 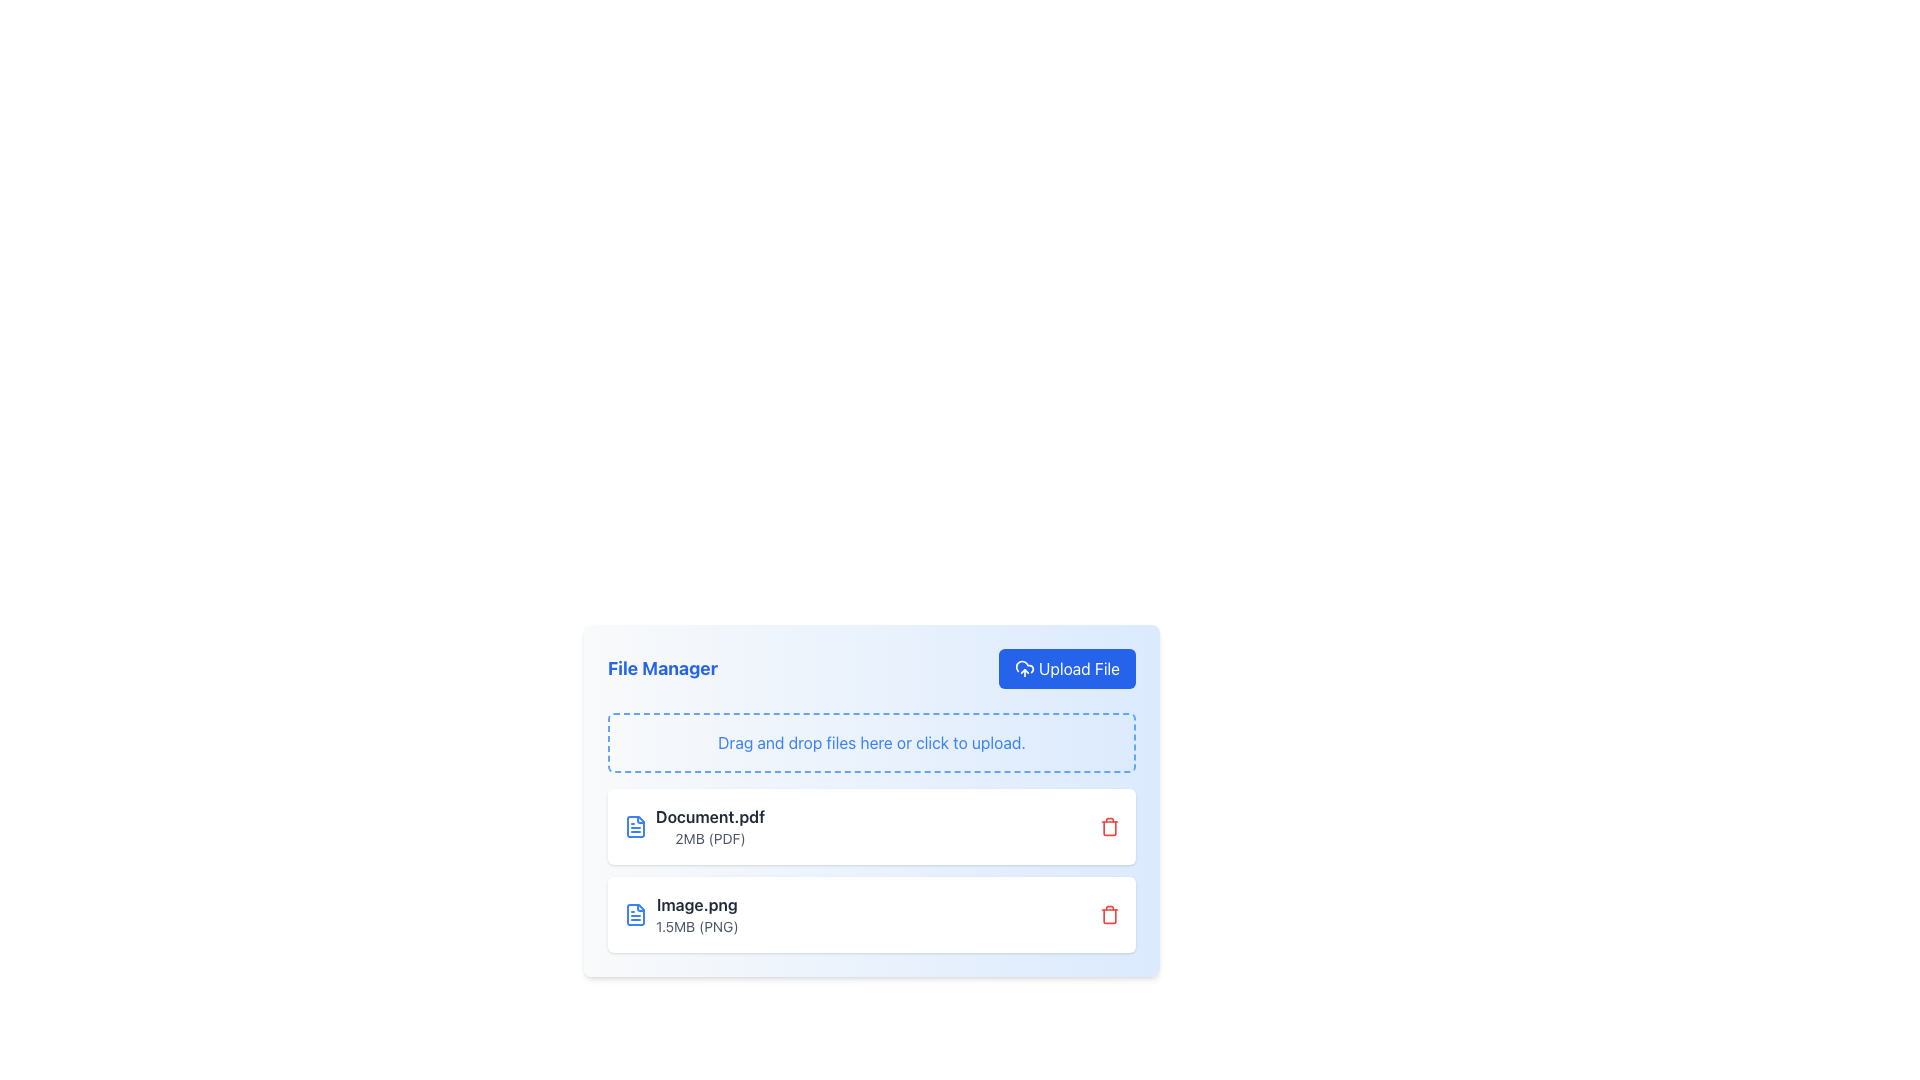 I want to click on the Dropzone for file upload, which is a rectangular area with dashed borders and centered text reading 'Drag and drop files here or click to upload.', so click(x=872, y=743).